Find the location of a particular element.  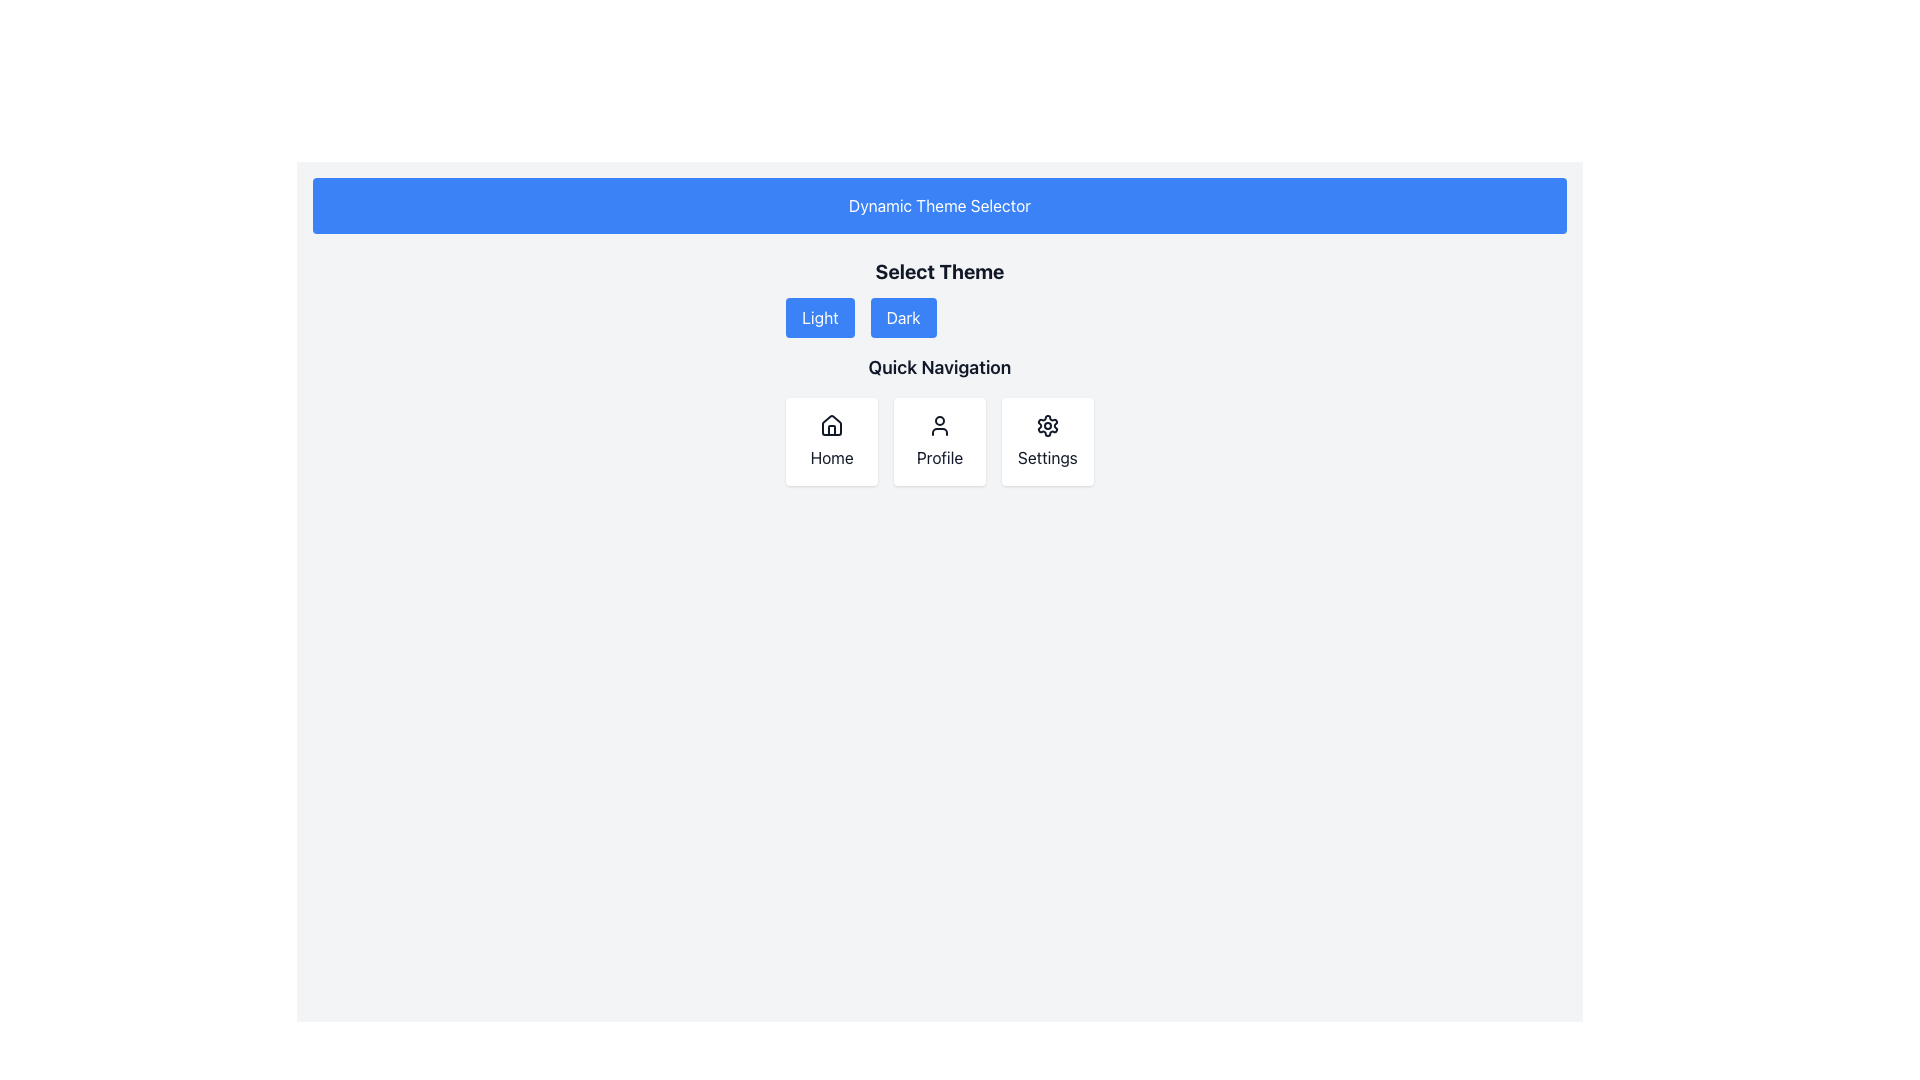

the 'Profile' navigation button, which is the second item in the row of three under the 'Quick Navigation' header is located at coordinates (939, 441).